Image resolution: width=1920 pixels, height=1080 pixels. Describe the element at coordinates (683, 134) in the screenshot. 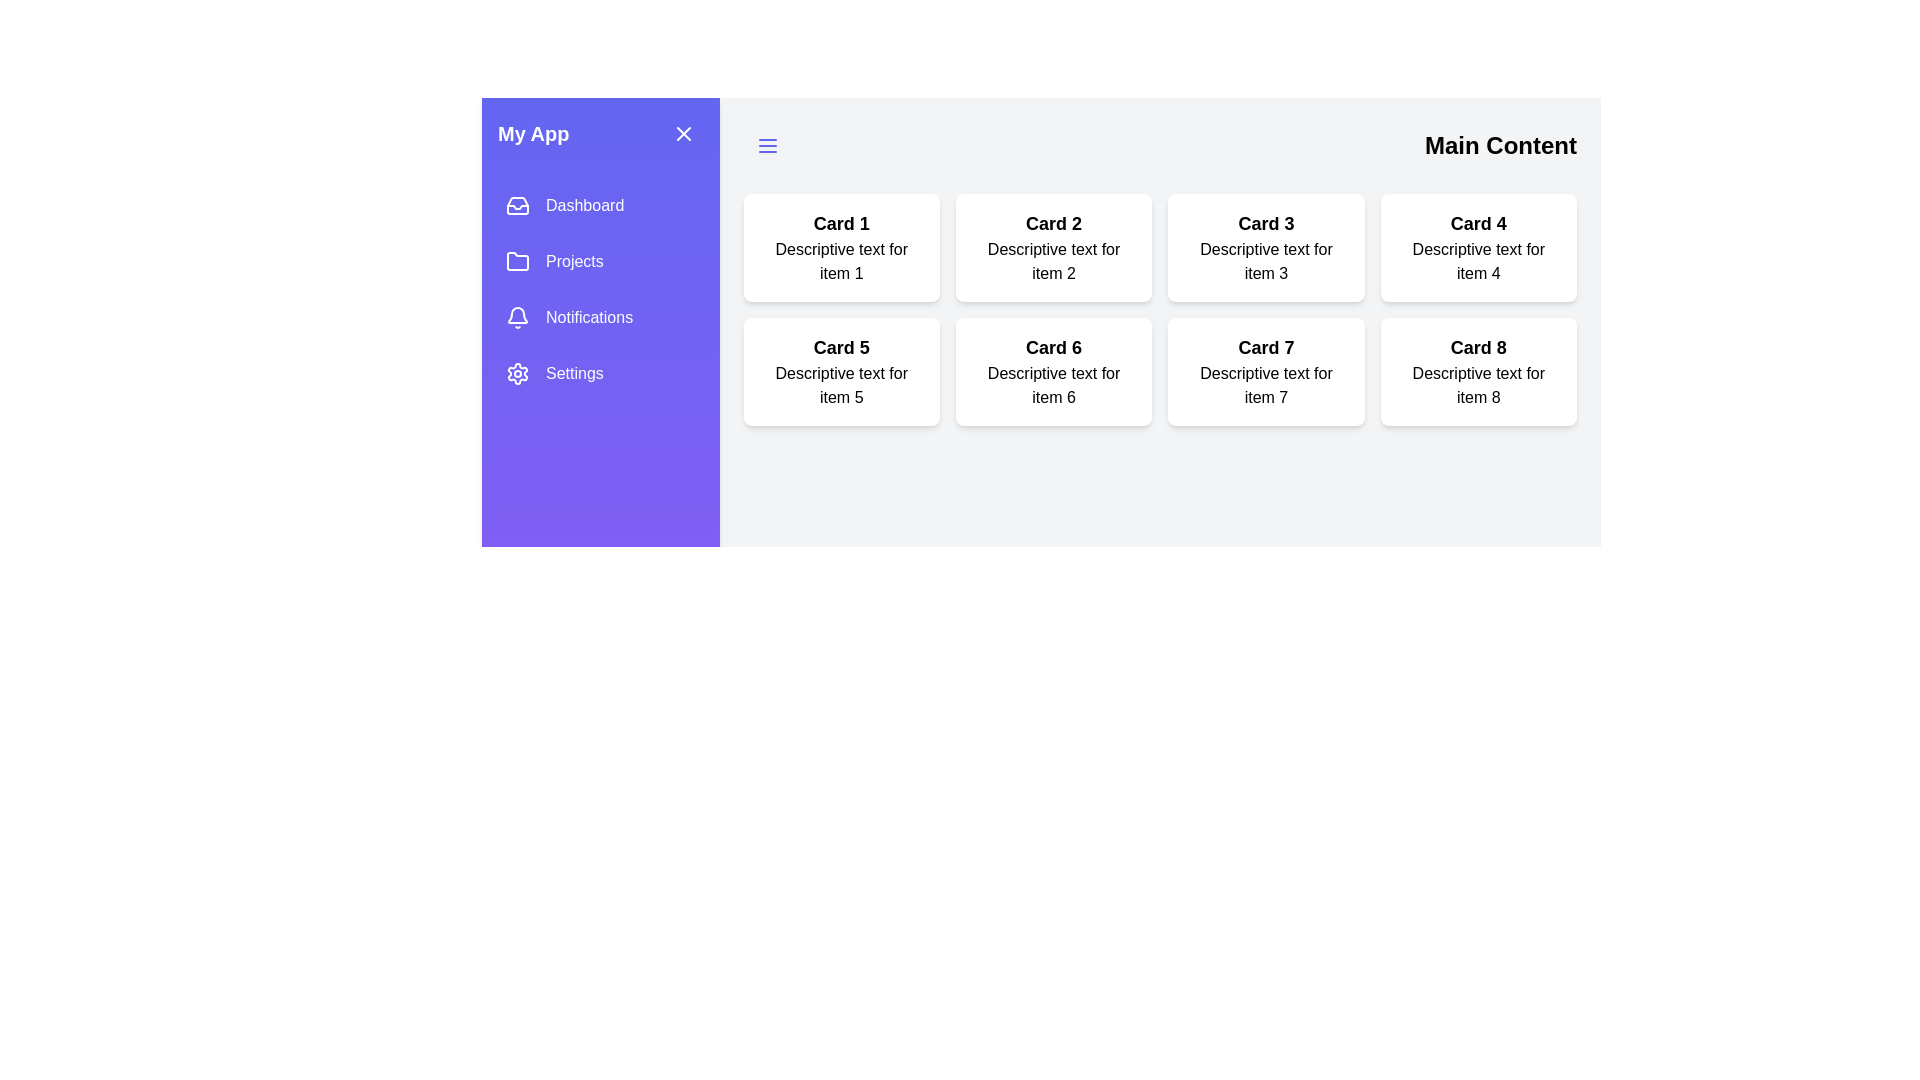

I see `the close button to toggle the sidebar` at that location.